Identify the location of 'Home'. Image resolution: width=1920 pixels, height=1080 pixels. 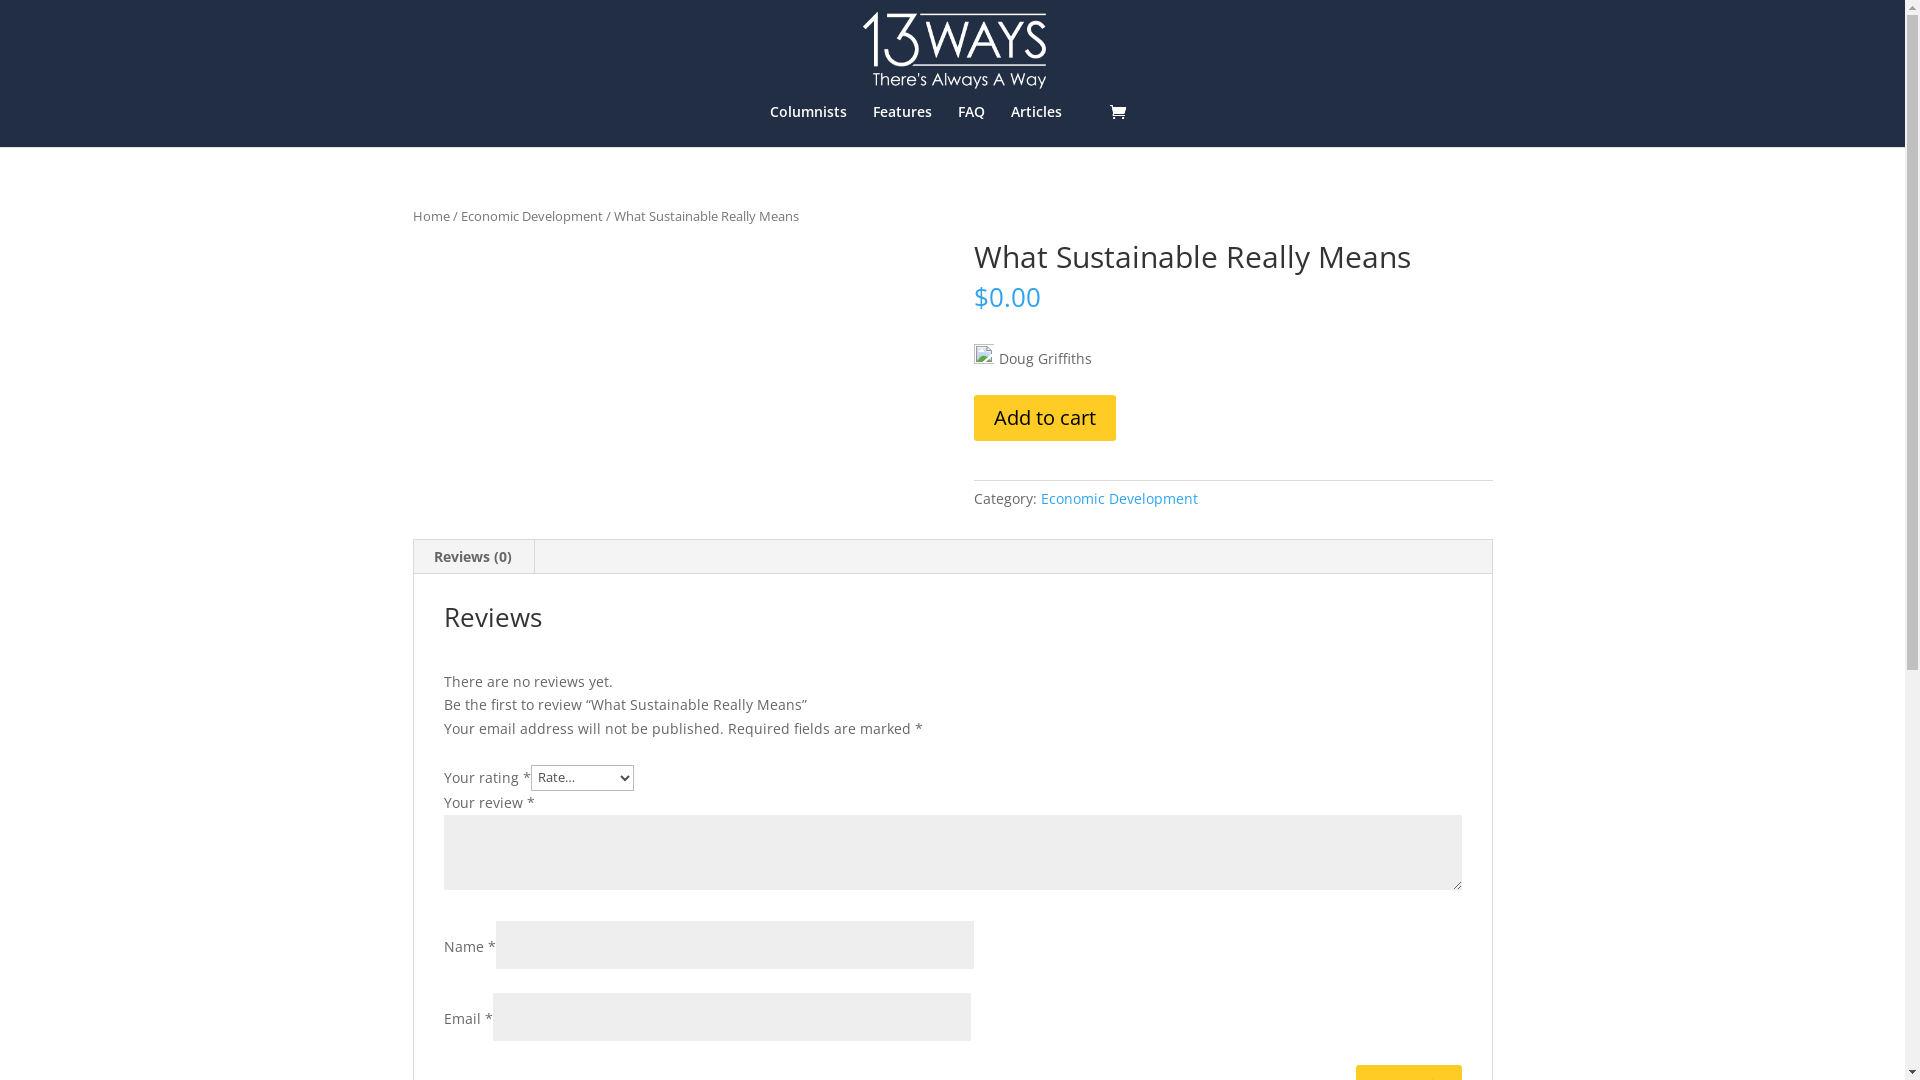
(429, 216).